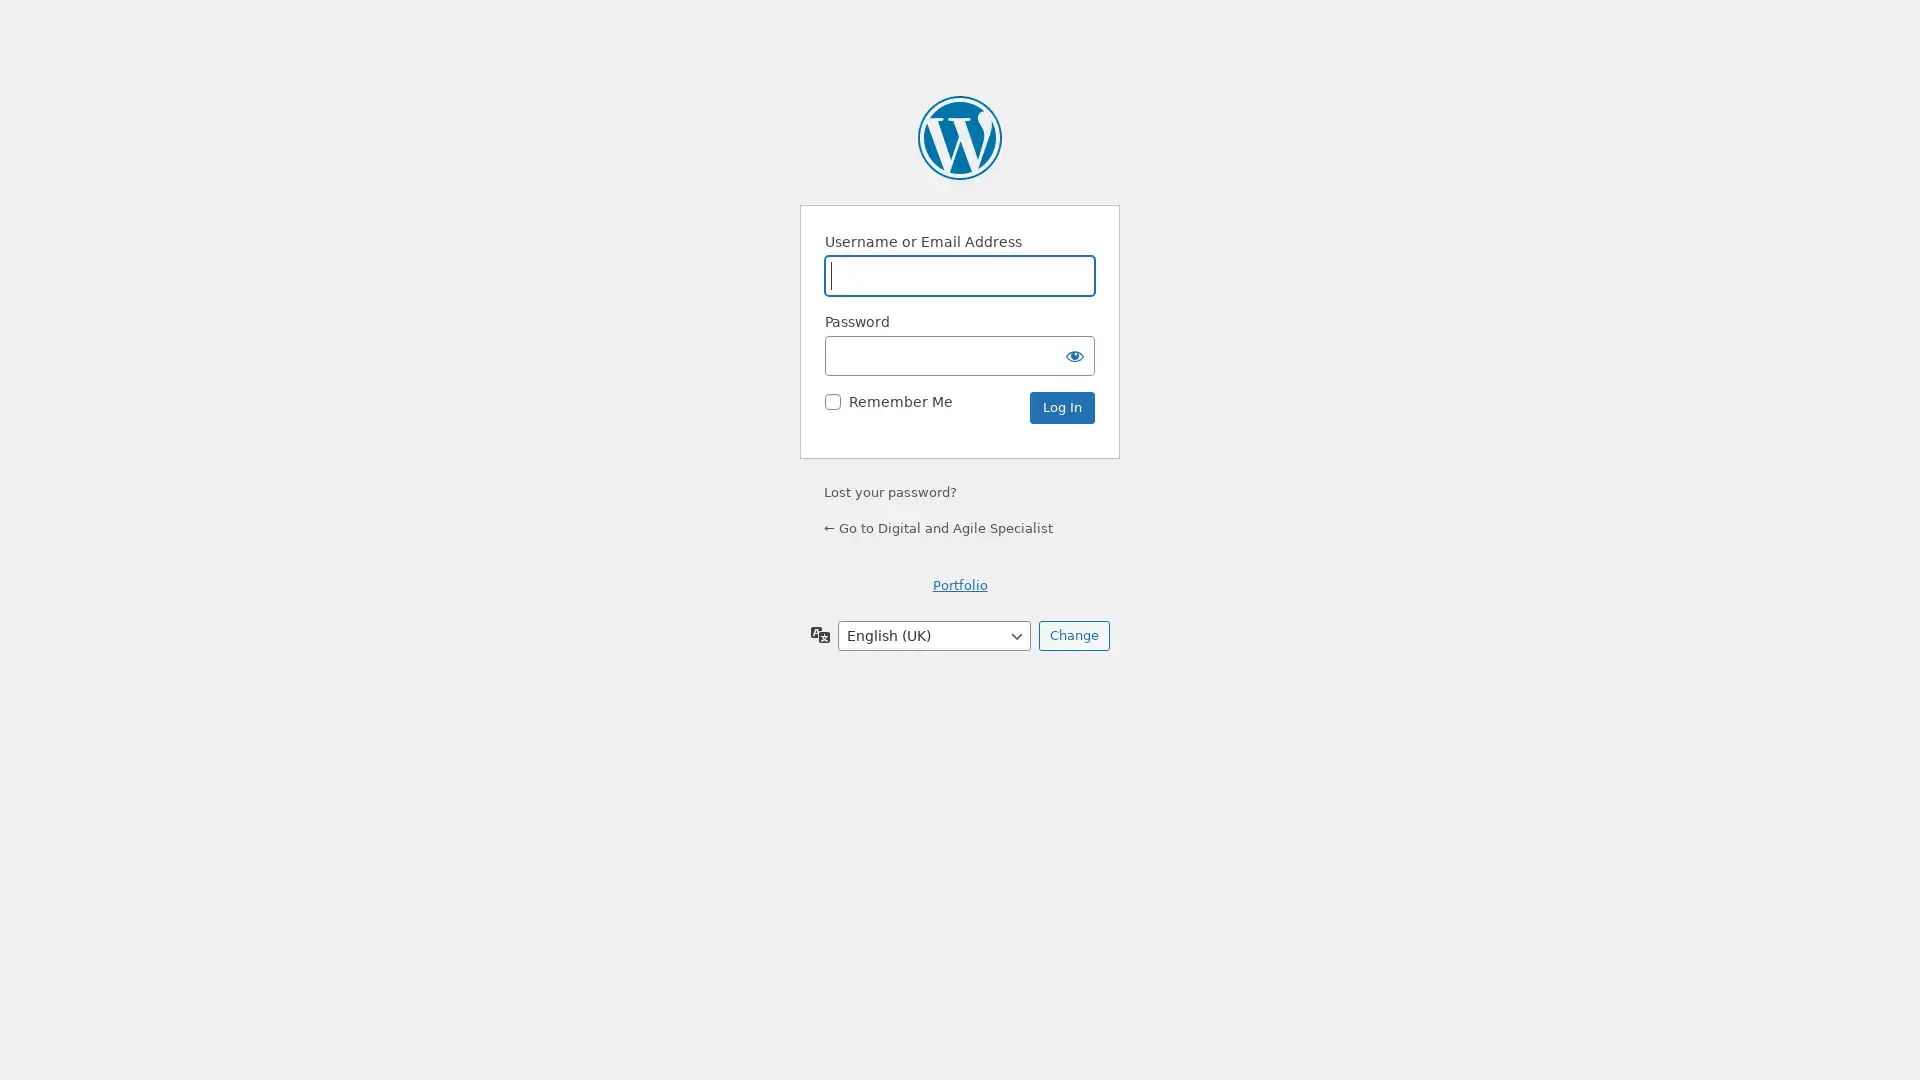 The width and height of the screenshot is (1920, 1080). Describe the element at coordinates (1072, 636) in the screenshot. I see `Change` at that location.